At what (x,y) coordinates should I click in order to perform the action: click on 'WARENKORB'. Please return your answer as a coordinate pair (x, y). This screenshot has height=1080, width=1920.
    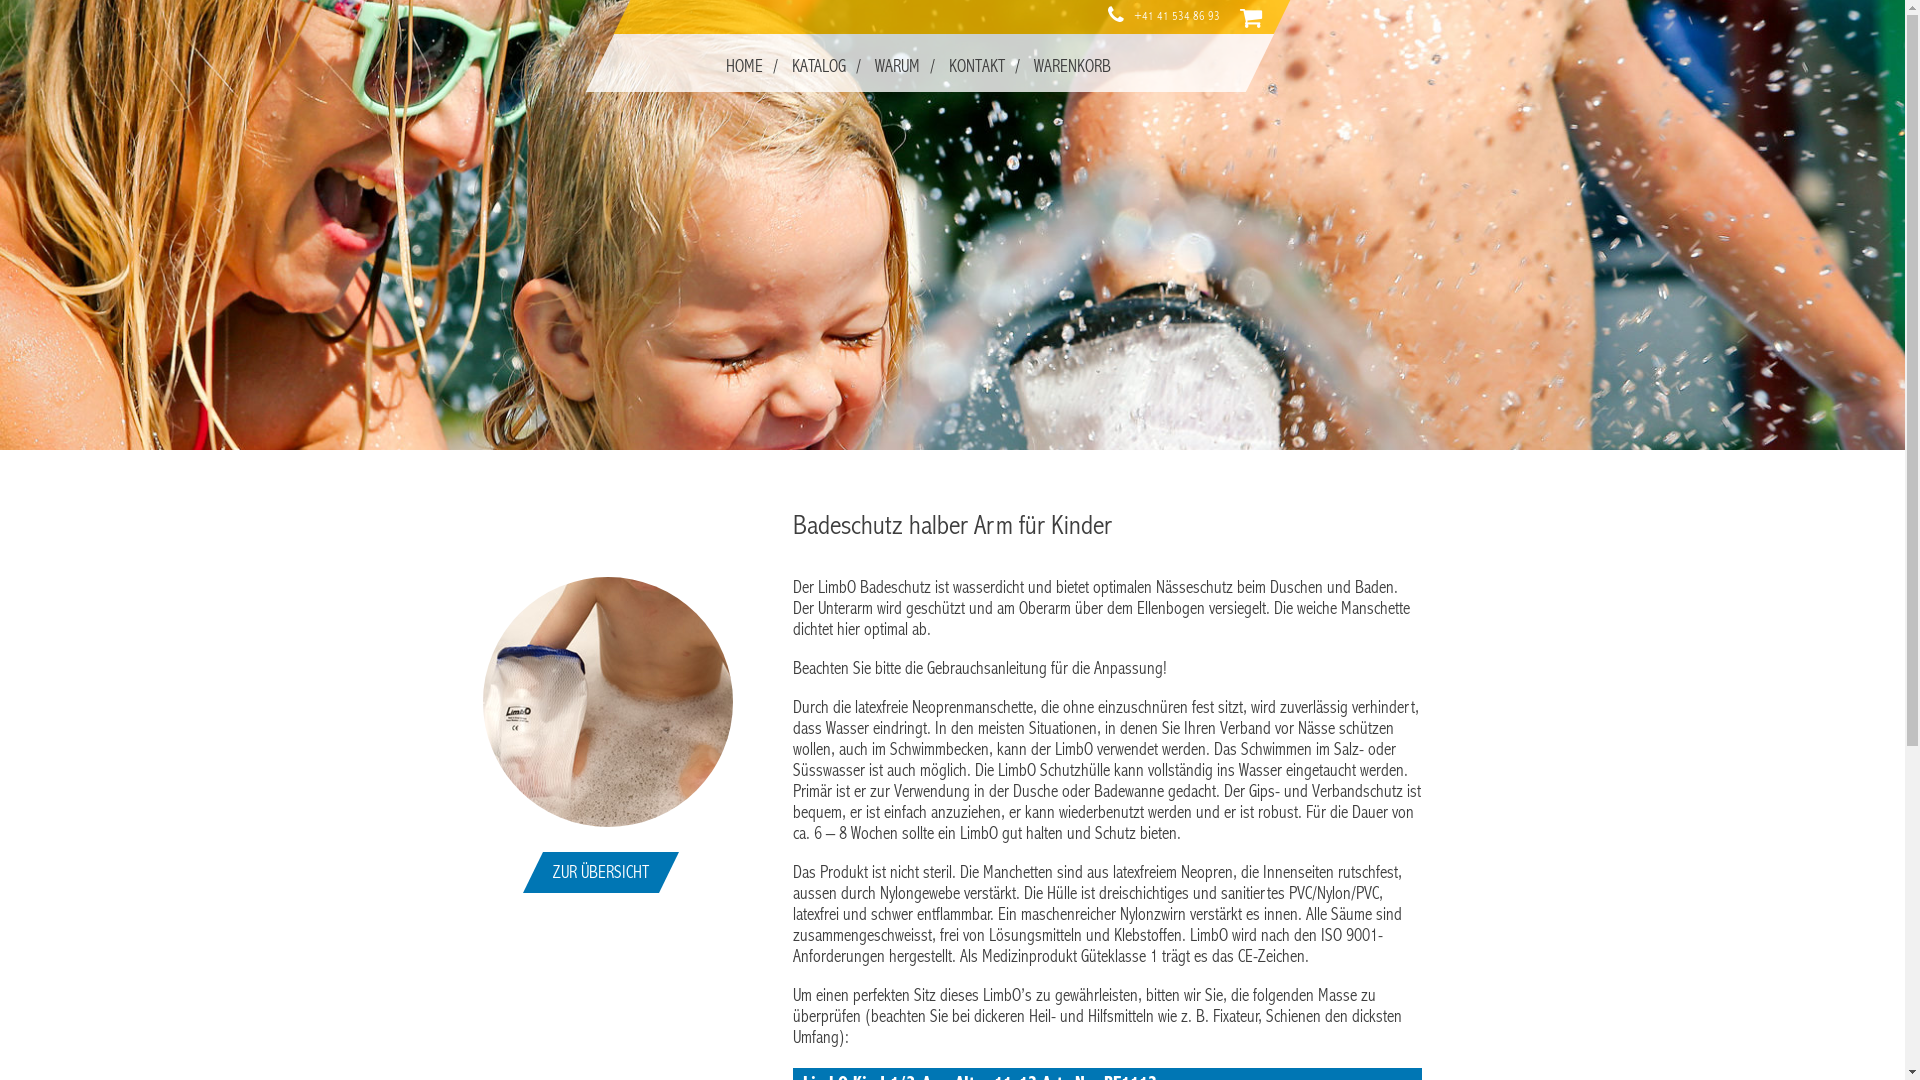
    Looking at the image, I should click on (1070, 65).